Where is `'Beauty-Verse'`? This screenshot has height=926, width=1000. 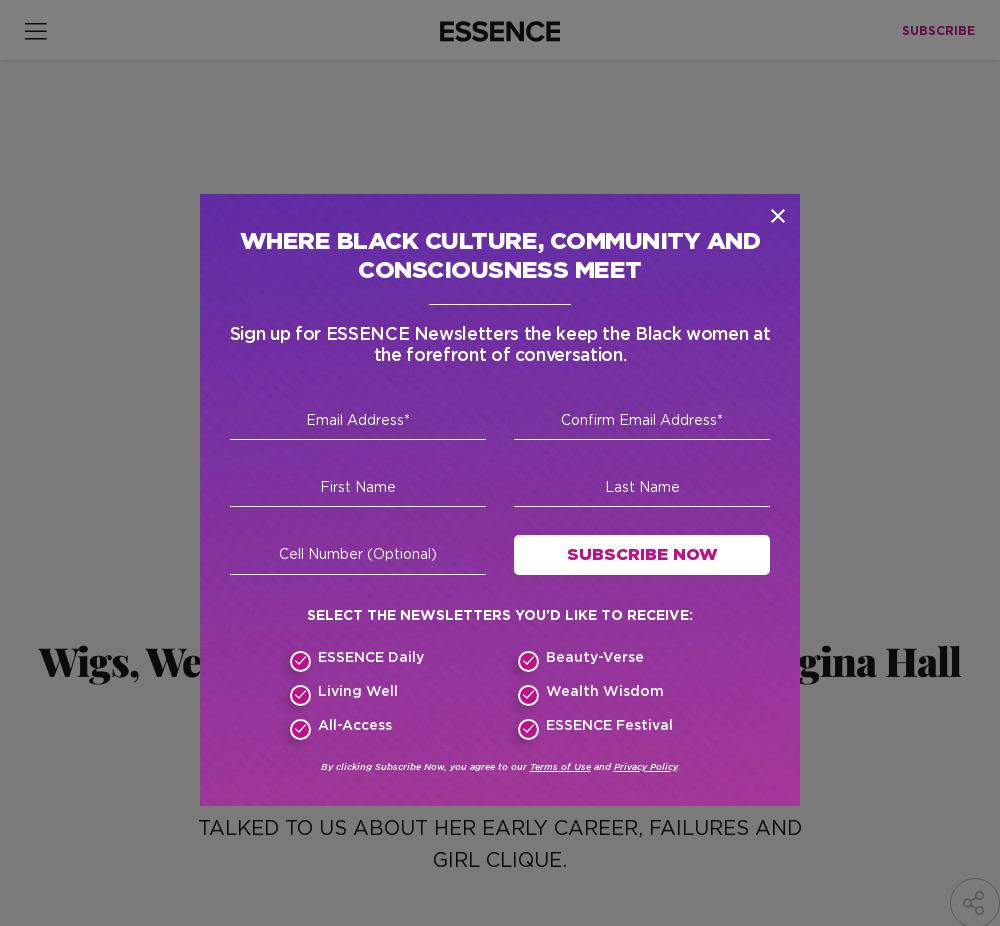 'Beauty-Verse' is located at coordinates (593, 655).